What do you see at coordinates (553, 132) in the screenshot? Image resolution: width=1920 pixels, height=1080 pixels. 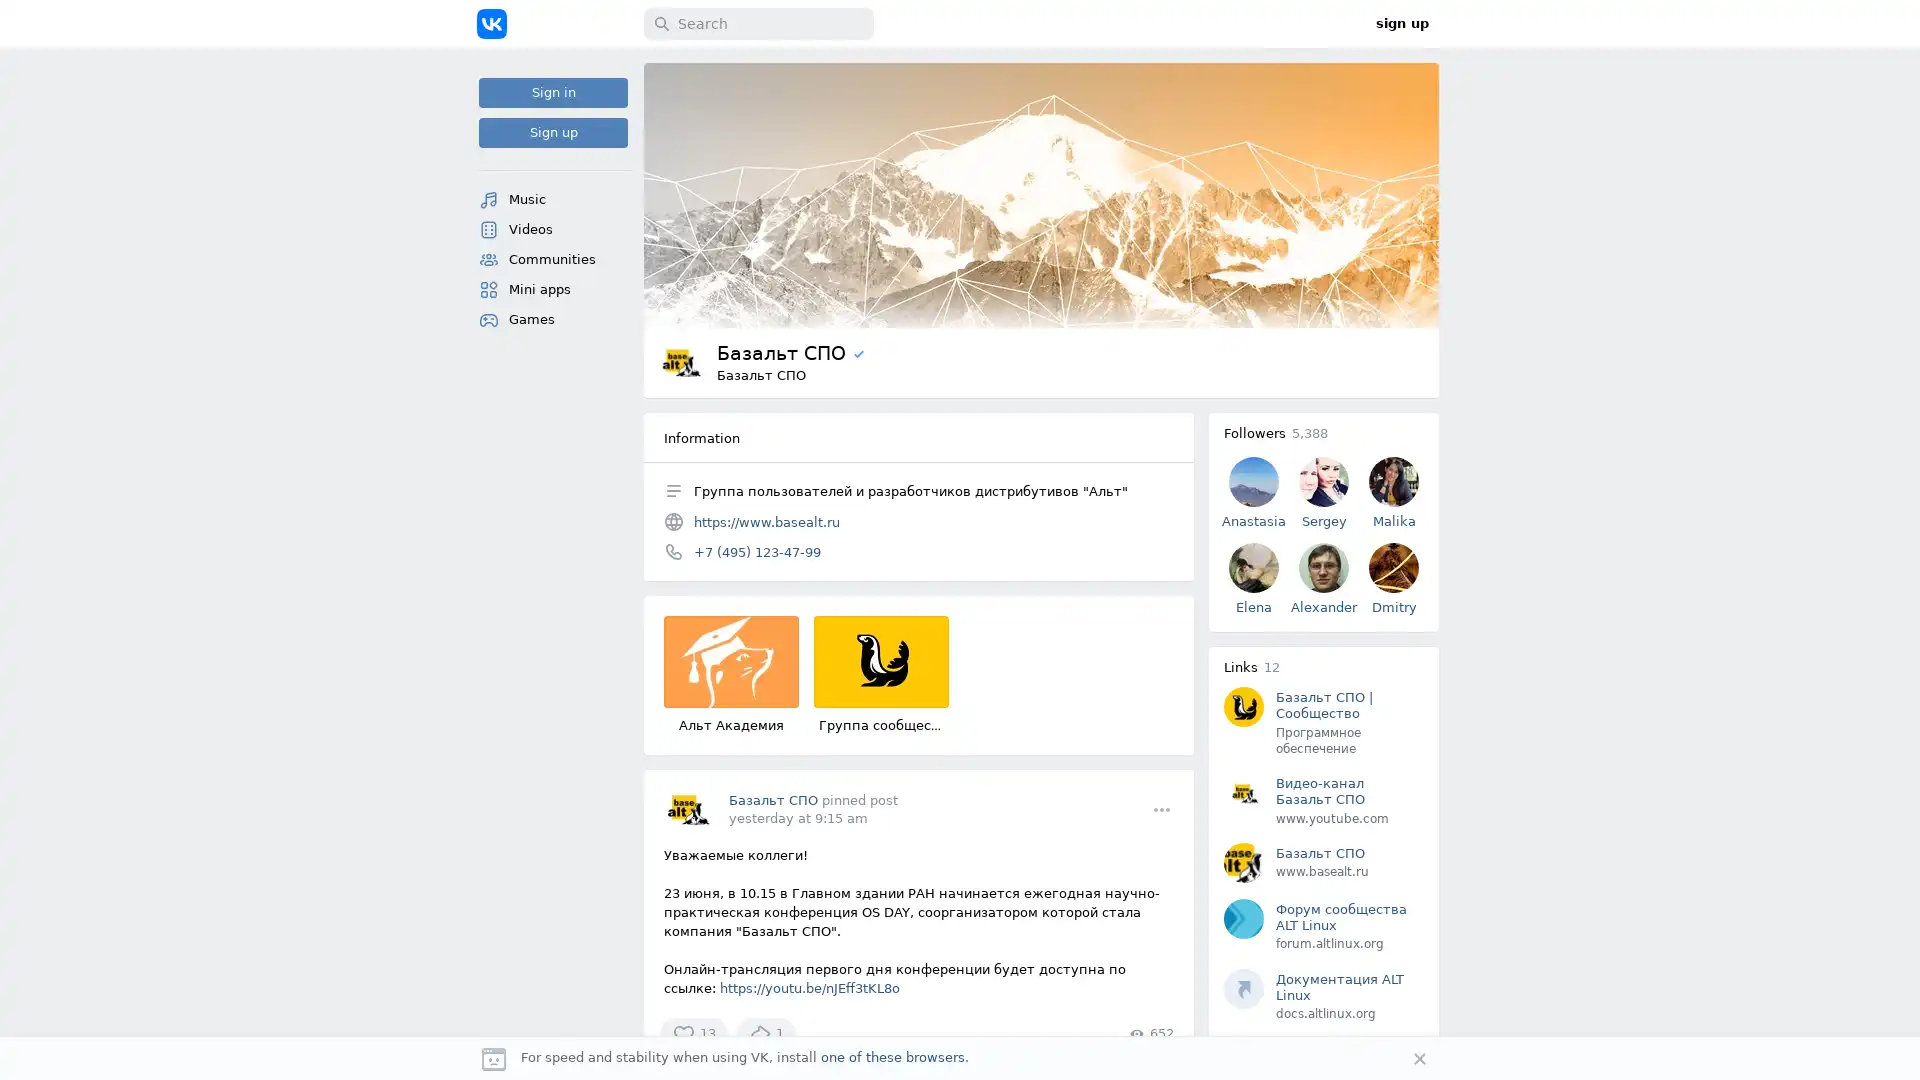 I see `Sign up` at bounding box center [553, 132].